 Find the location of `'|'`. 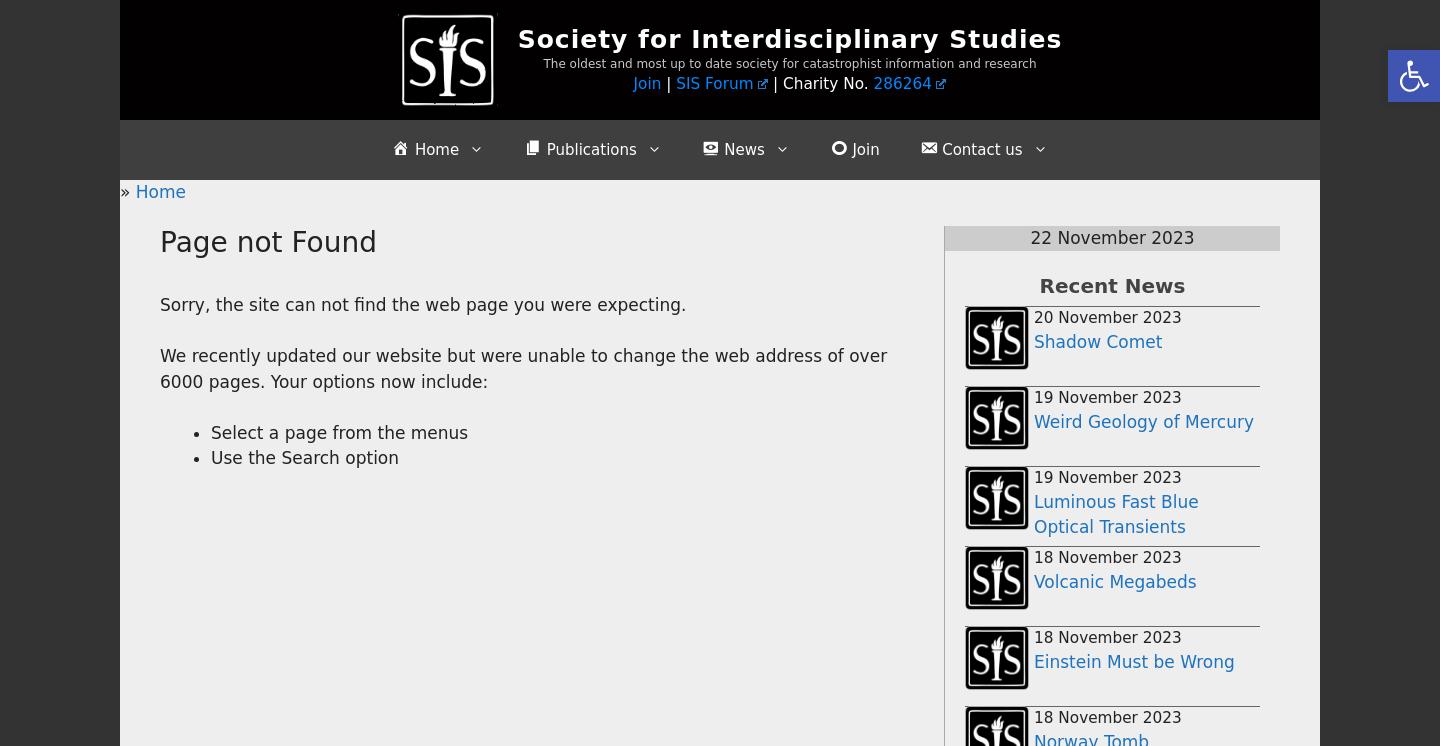

'|' is located at coordinates (668, 83).